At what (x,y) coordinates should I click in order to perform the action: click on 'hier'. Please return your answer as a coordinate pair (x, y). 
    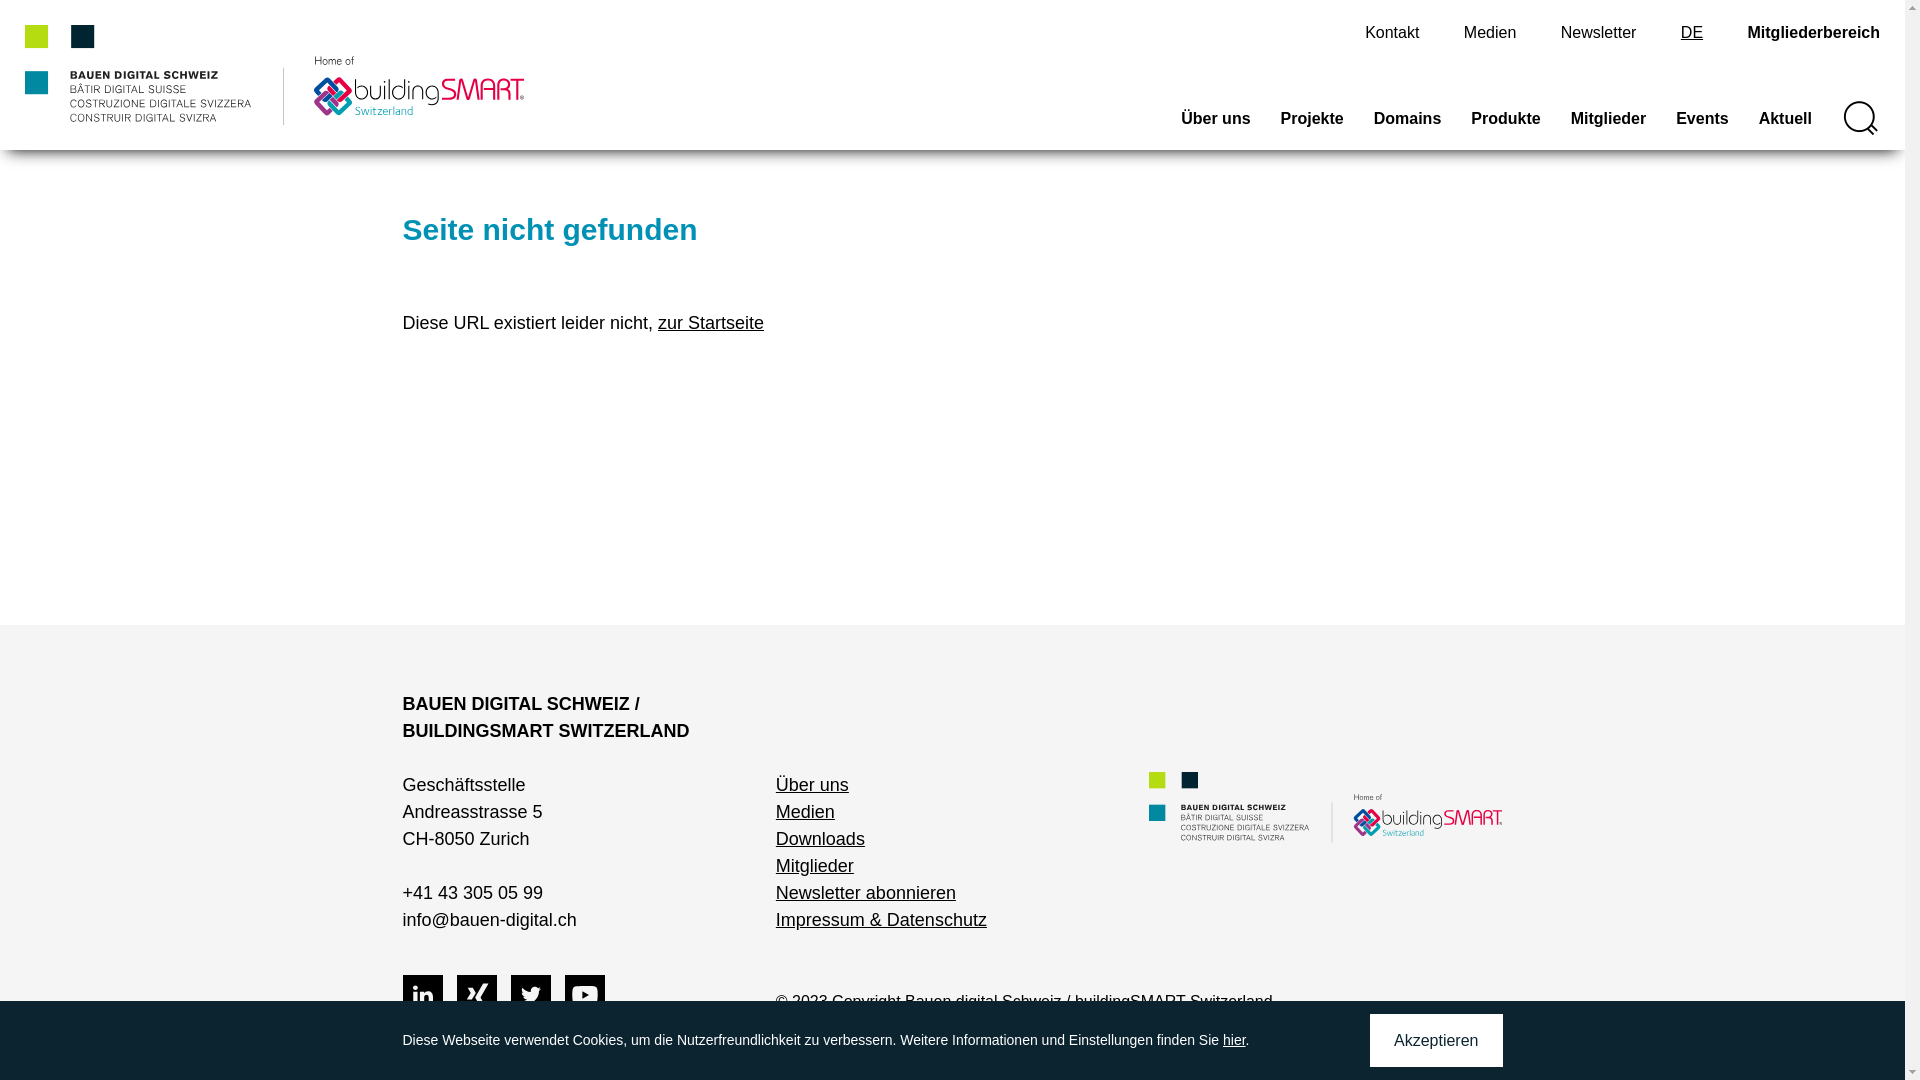
    Looking at the image, I should click on (1233, 1039).